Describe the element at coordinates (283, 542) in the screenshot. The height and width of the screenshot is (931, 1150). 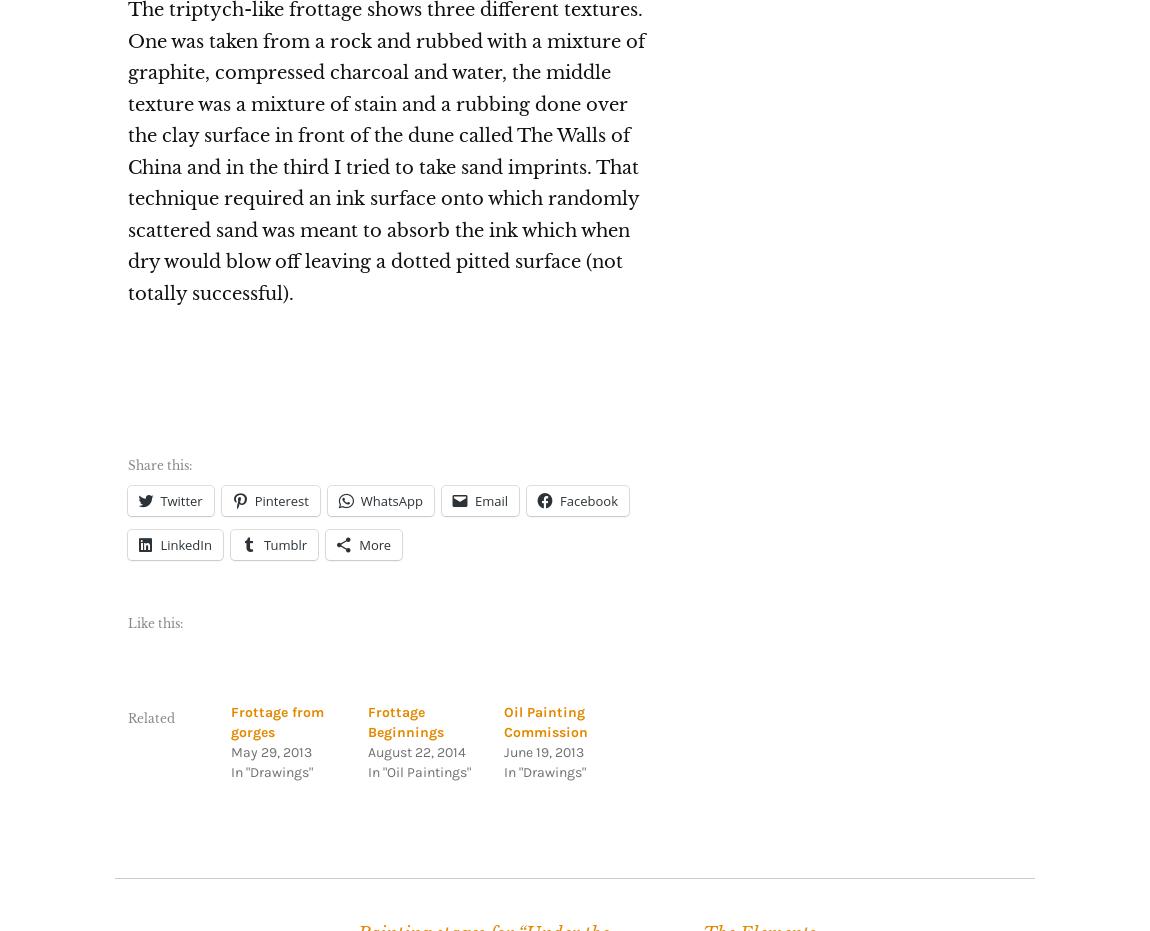
I see `'Tumblr'` at that location.